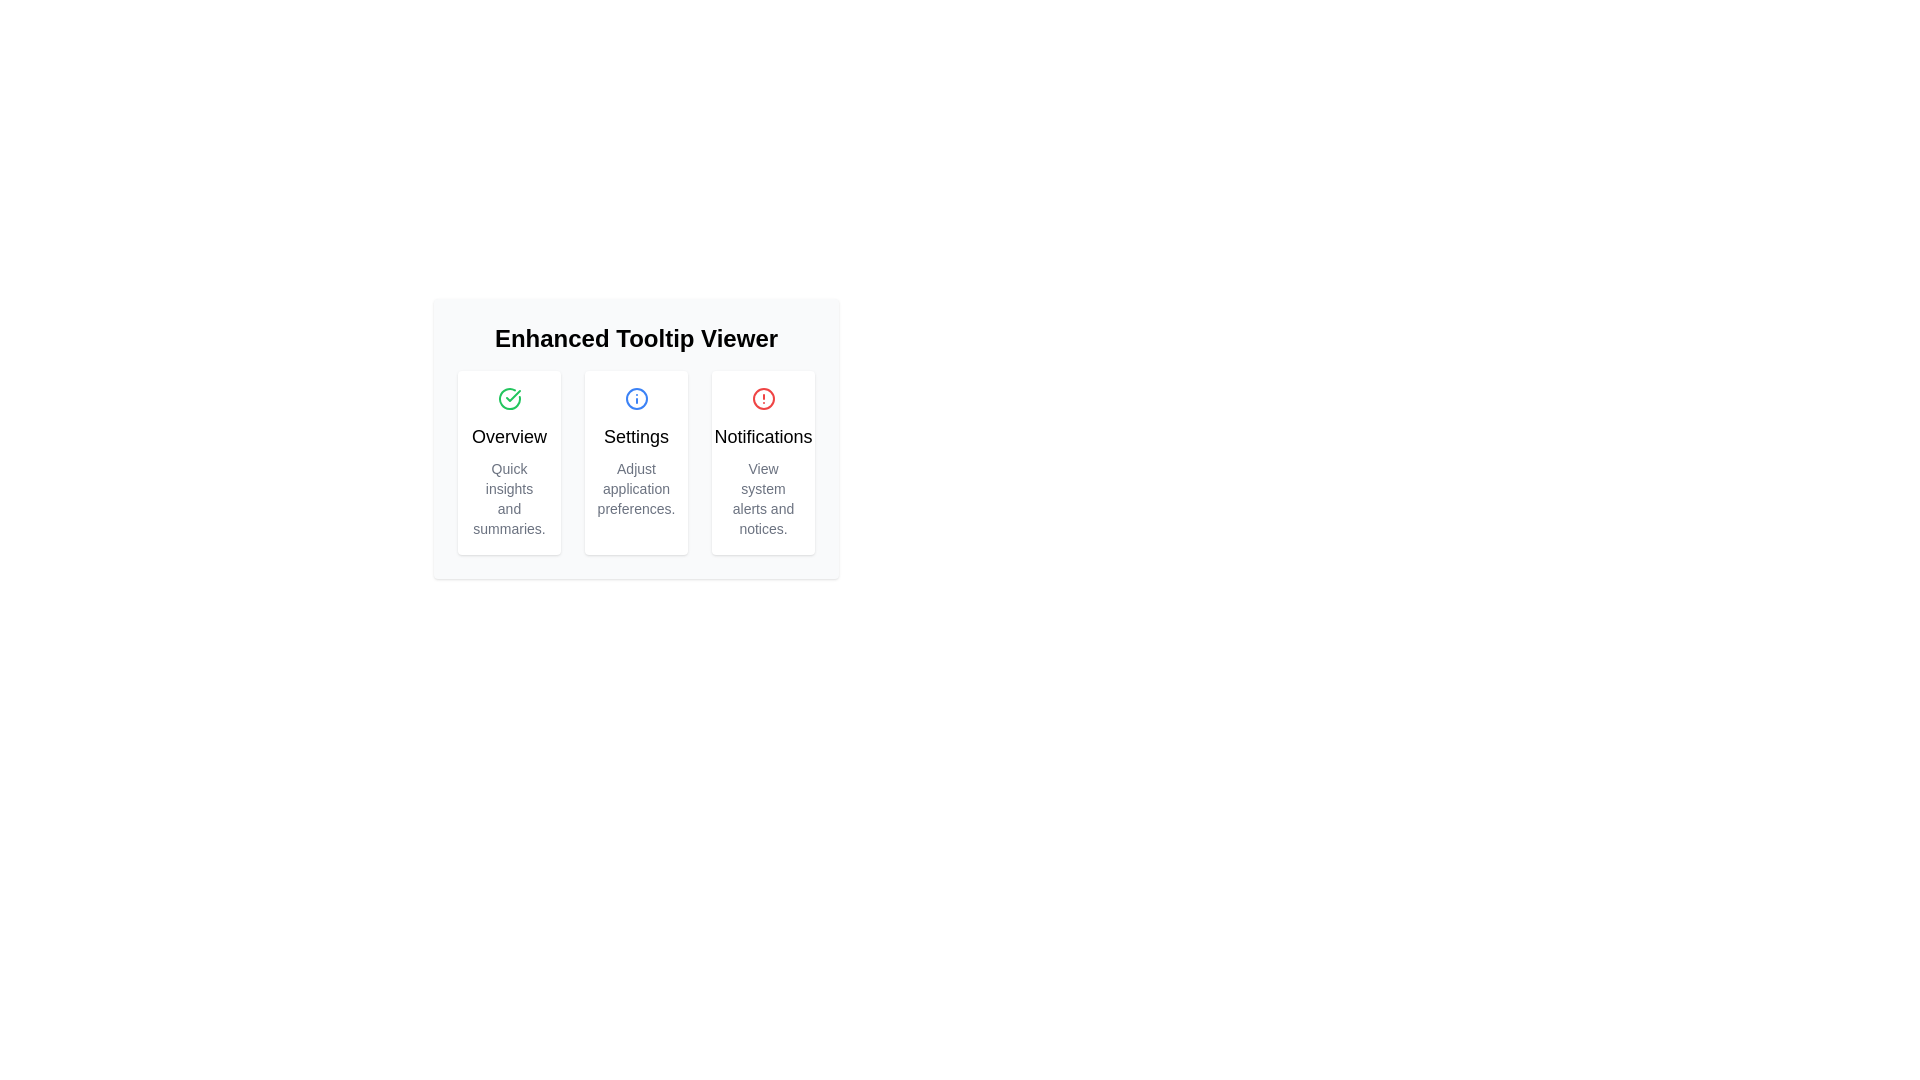 This screenshot has height=1080, width=1920. What do you see at coordinates (509, 497) in the screenshot?
I see `text label that displays 'Quick insights and summaries.' located at the bottom of the card titled 'Overview'` at bounding box center [509, 497].